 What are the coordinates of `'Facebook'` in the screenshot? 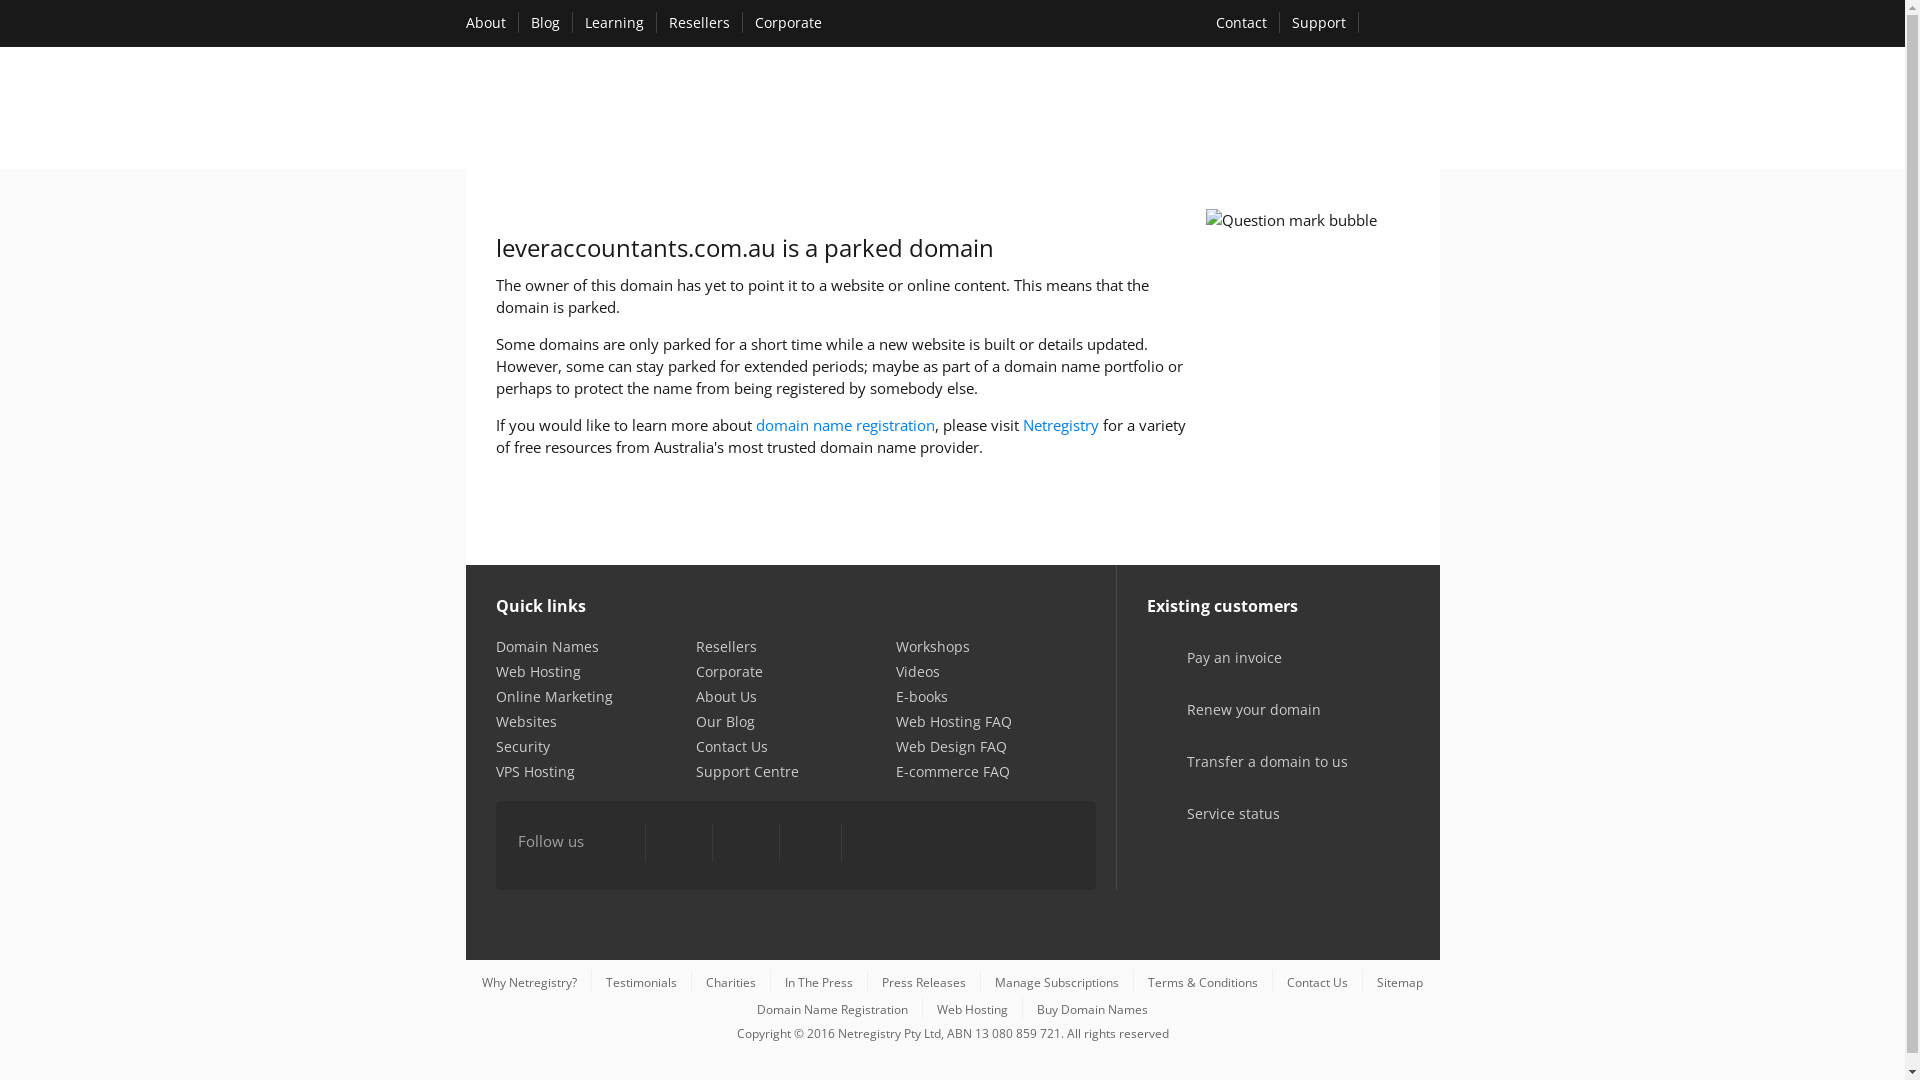 It's located at (615, 843).